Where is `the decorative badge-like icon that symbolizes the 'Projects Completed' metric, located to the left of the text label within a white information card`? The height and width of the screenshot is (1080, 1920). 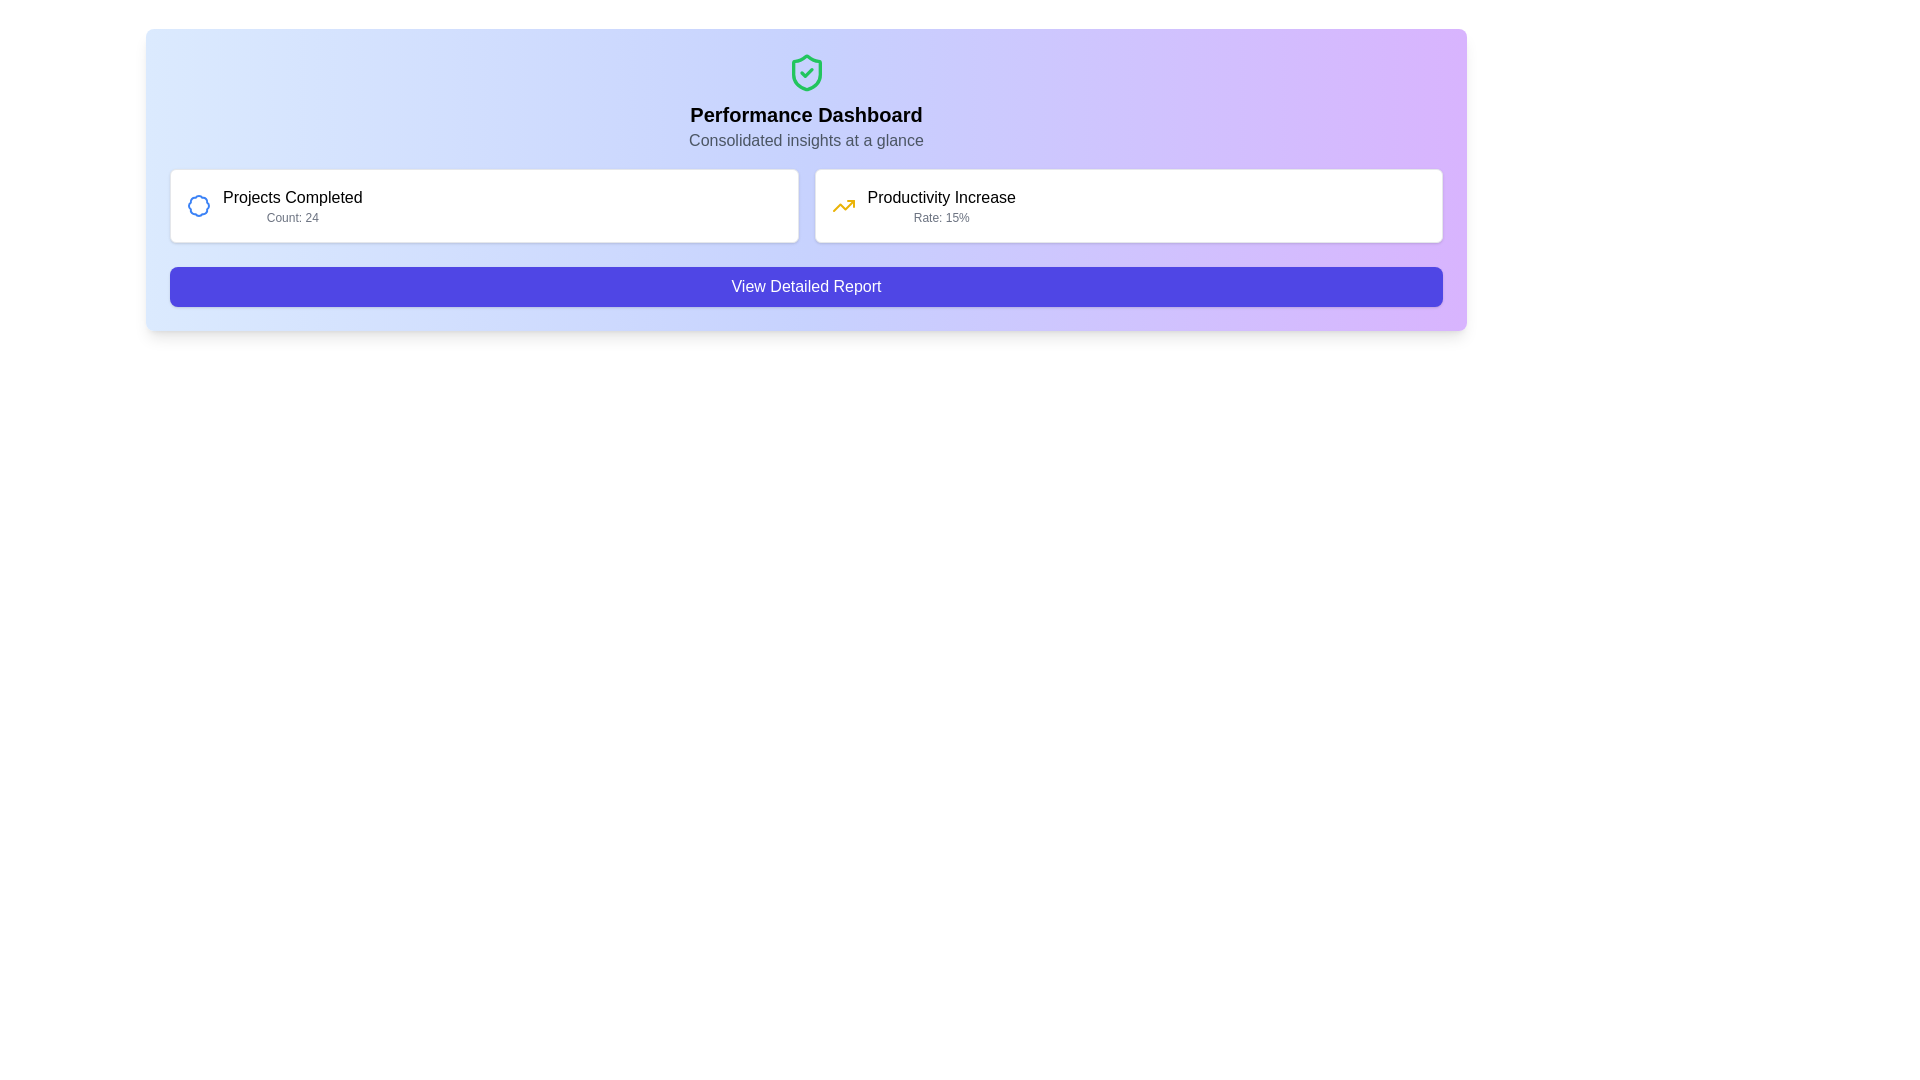
the decorative badge-like icon that symbolizes the 'Projects Completed' metric, located to the left of the text label within a white information card is located at coordinates (198, 205).